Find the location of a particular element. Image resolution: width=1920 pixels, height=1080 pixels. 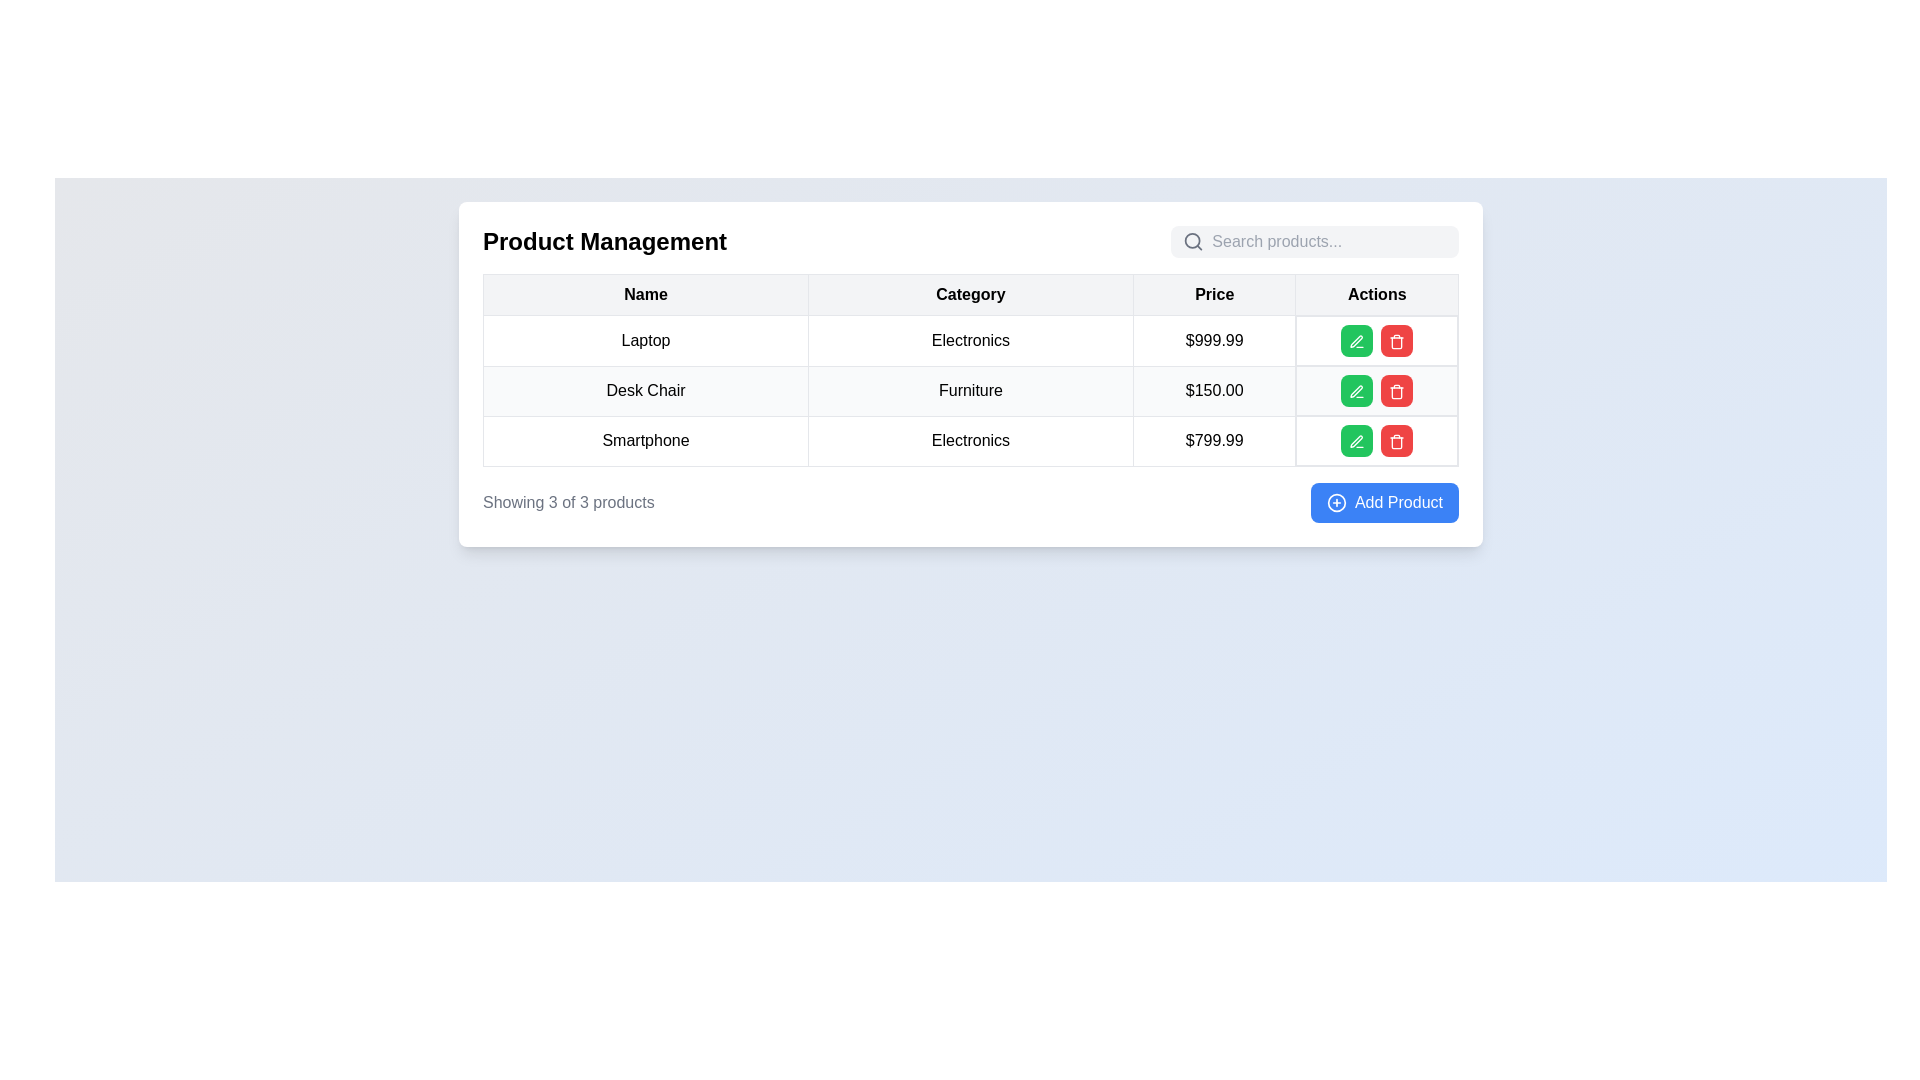

the red delete button SVG icon located under the 'Actions' column of the third row of the table is located at coordinates (1396, 393).